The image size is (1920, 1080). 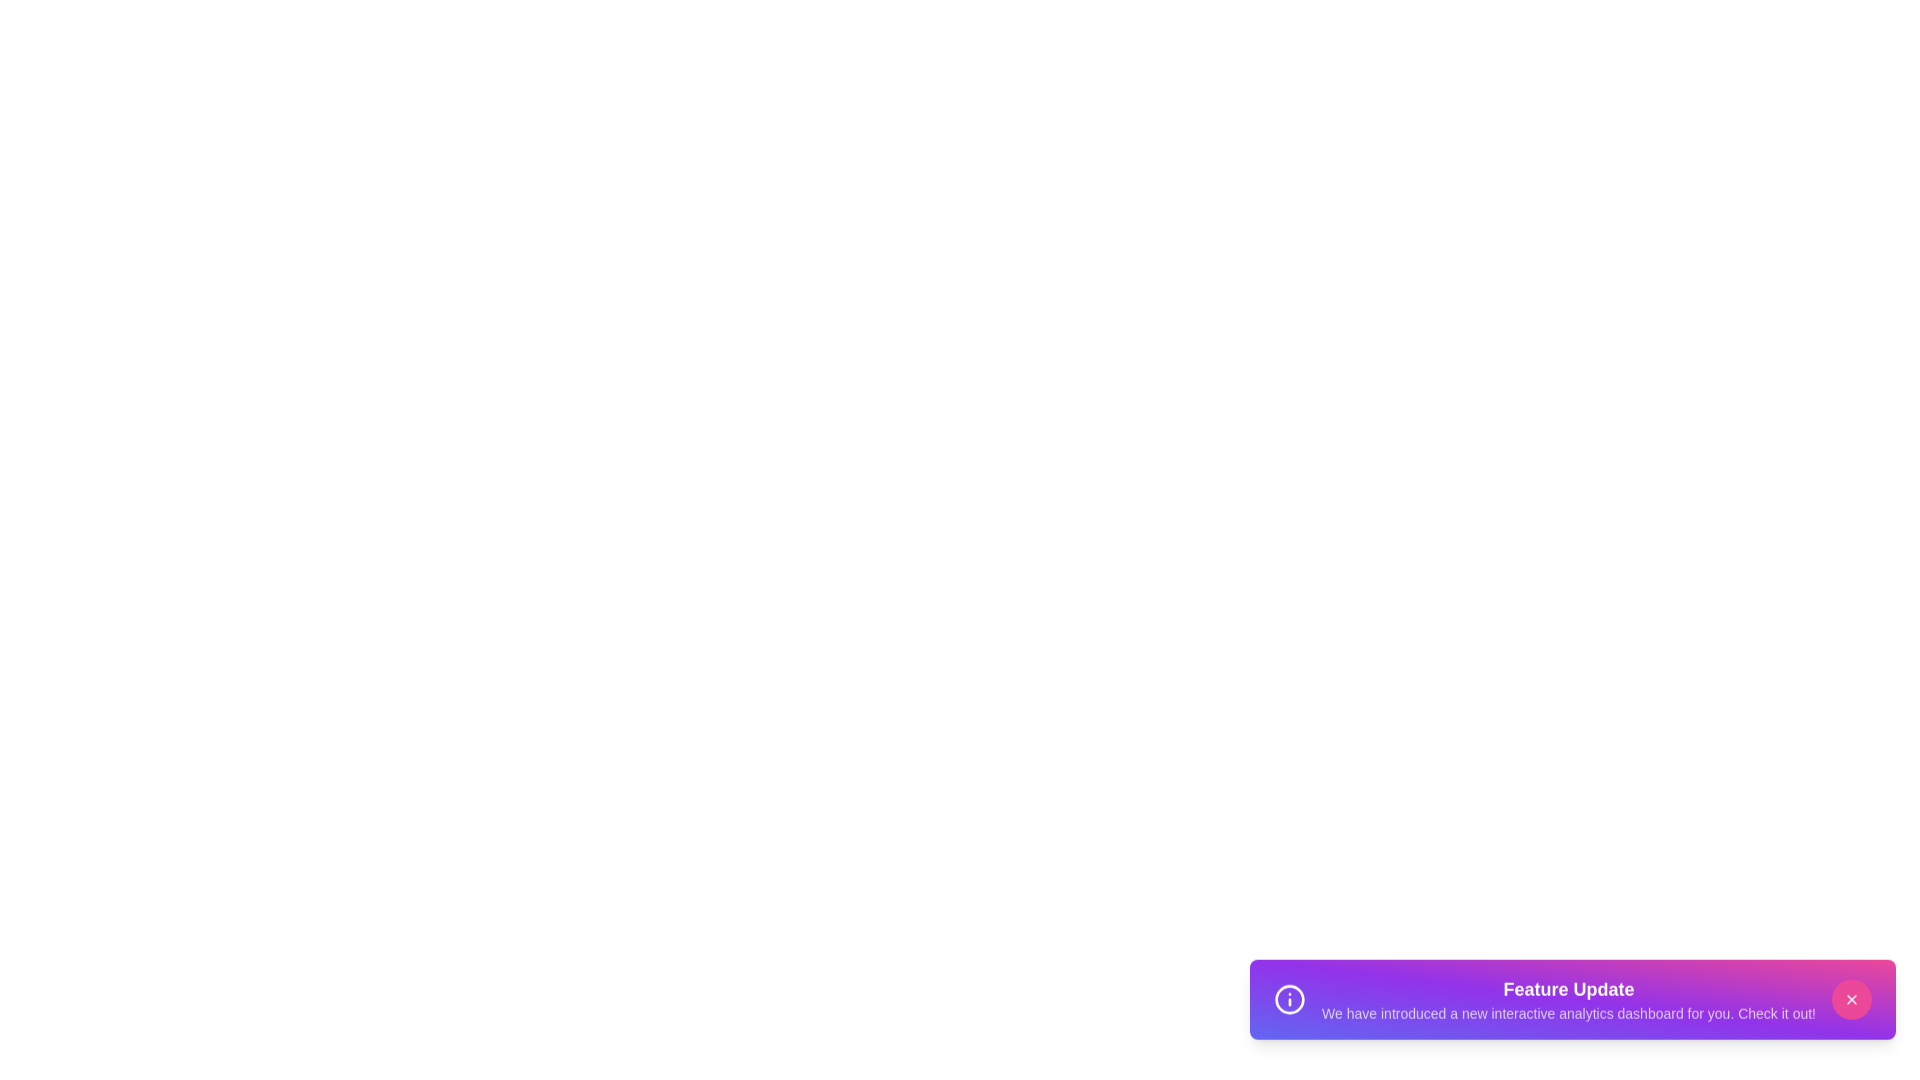 I want to click on the close button of the snackbar component to observe its hover effect, so click(x=1851, y=1009).